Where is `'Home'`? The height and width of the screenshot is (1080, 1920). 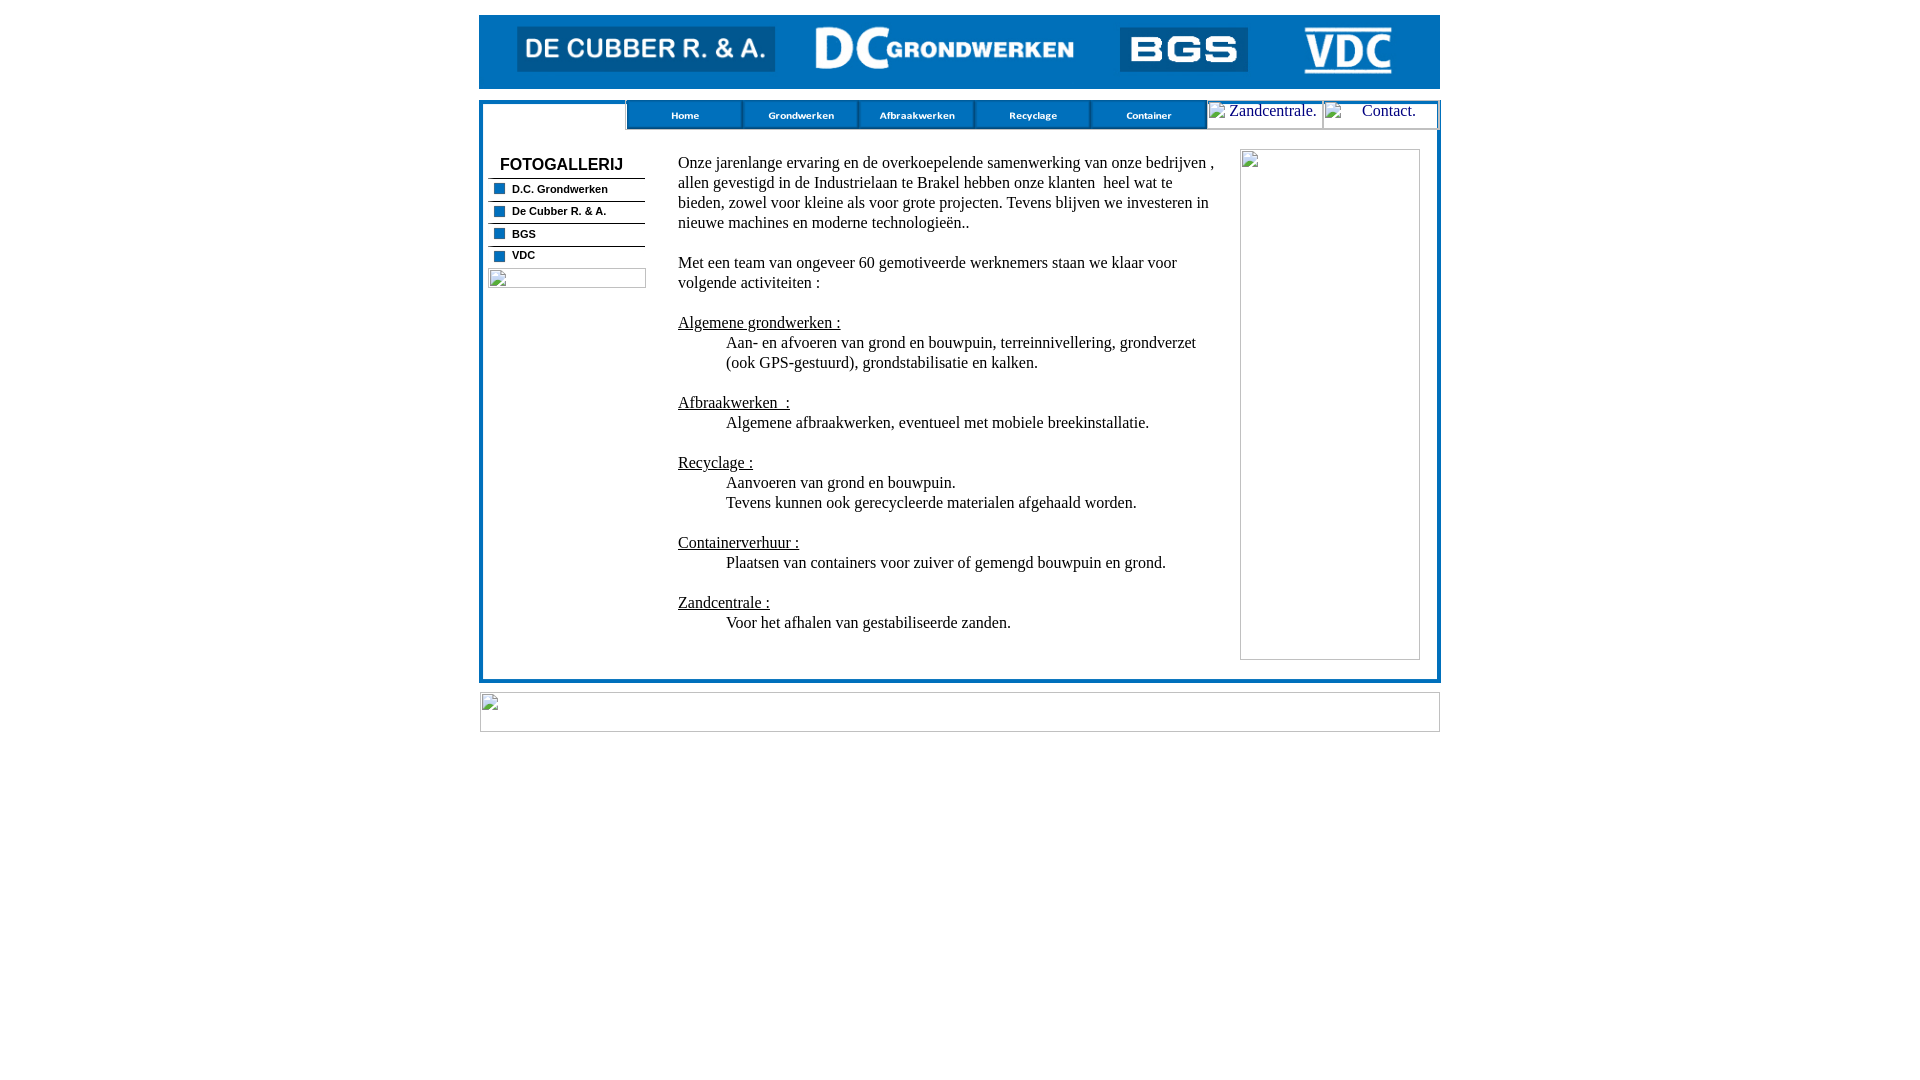 'Home' is located at coordinates (626, 123).